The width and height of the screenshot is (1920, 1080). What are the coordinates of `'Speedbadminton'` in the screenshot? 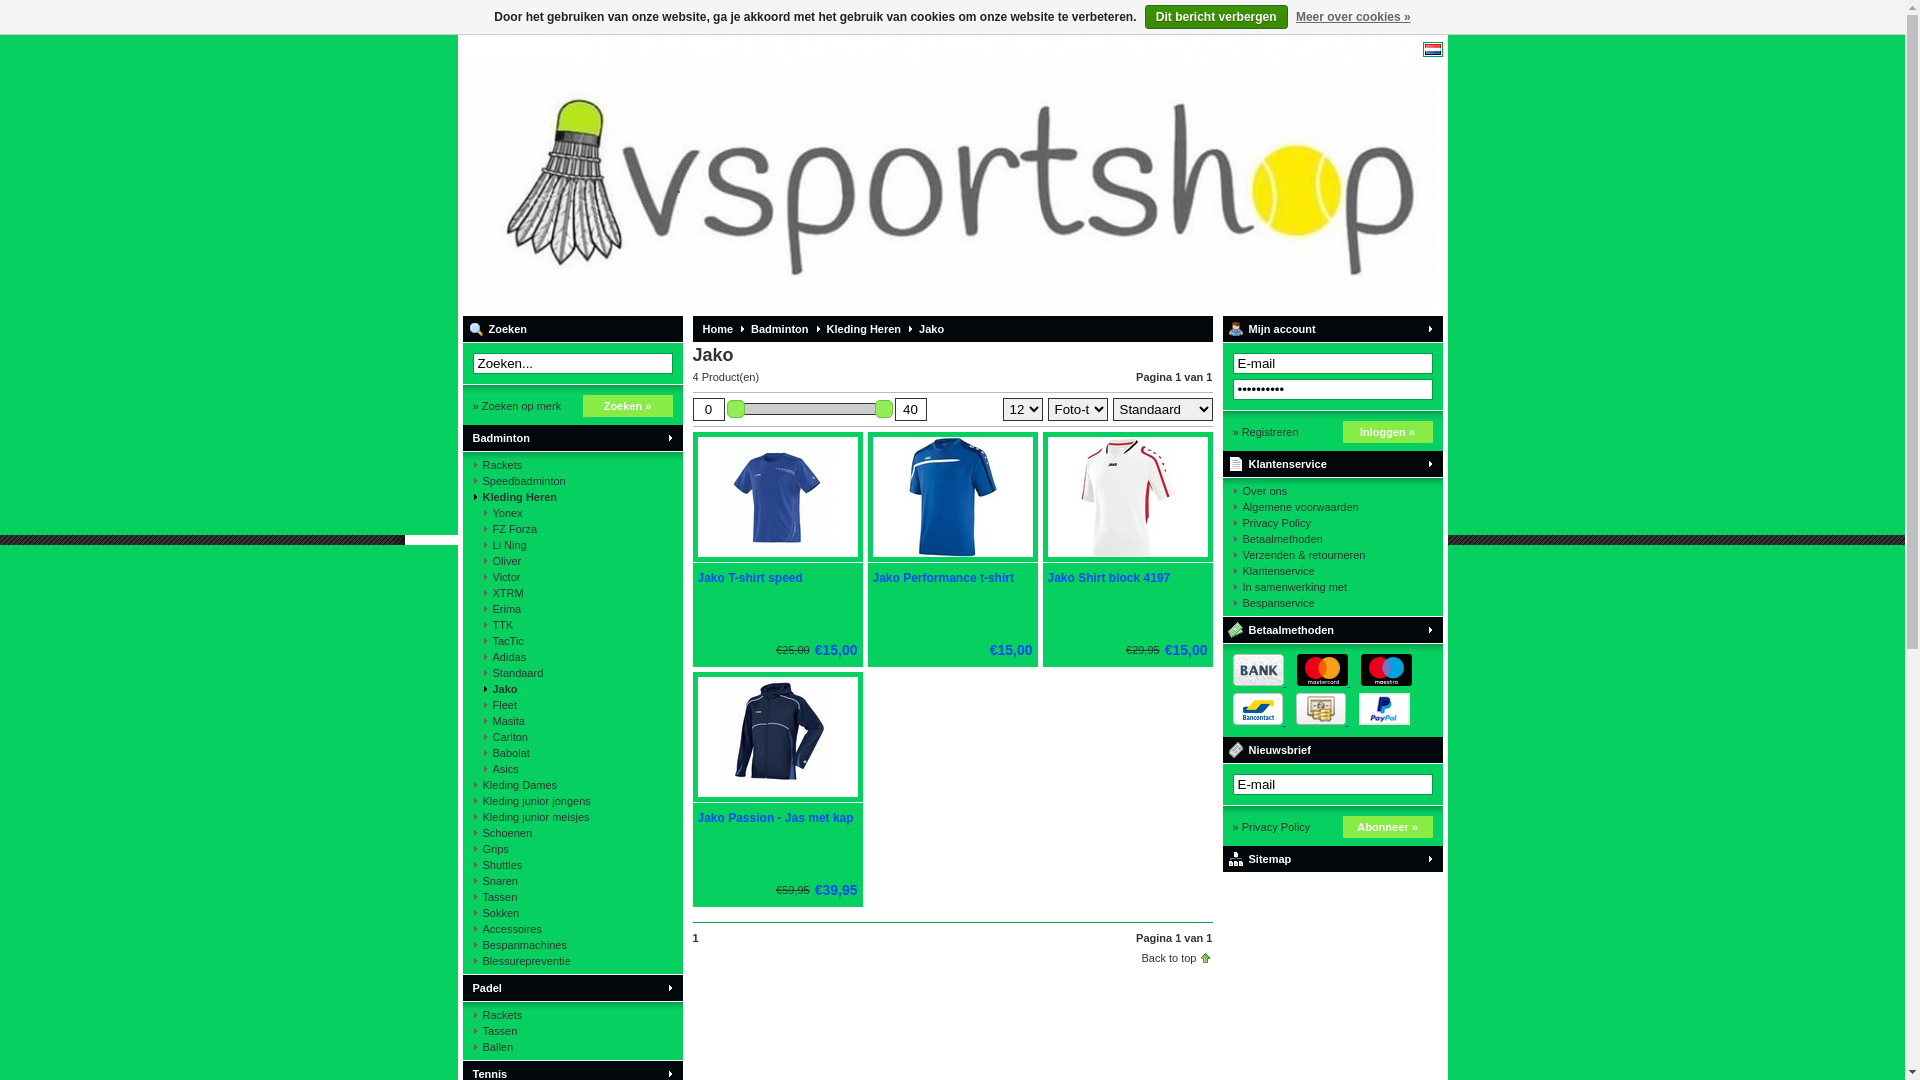 It's located at (570, 481).